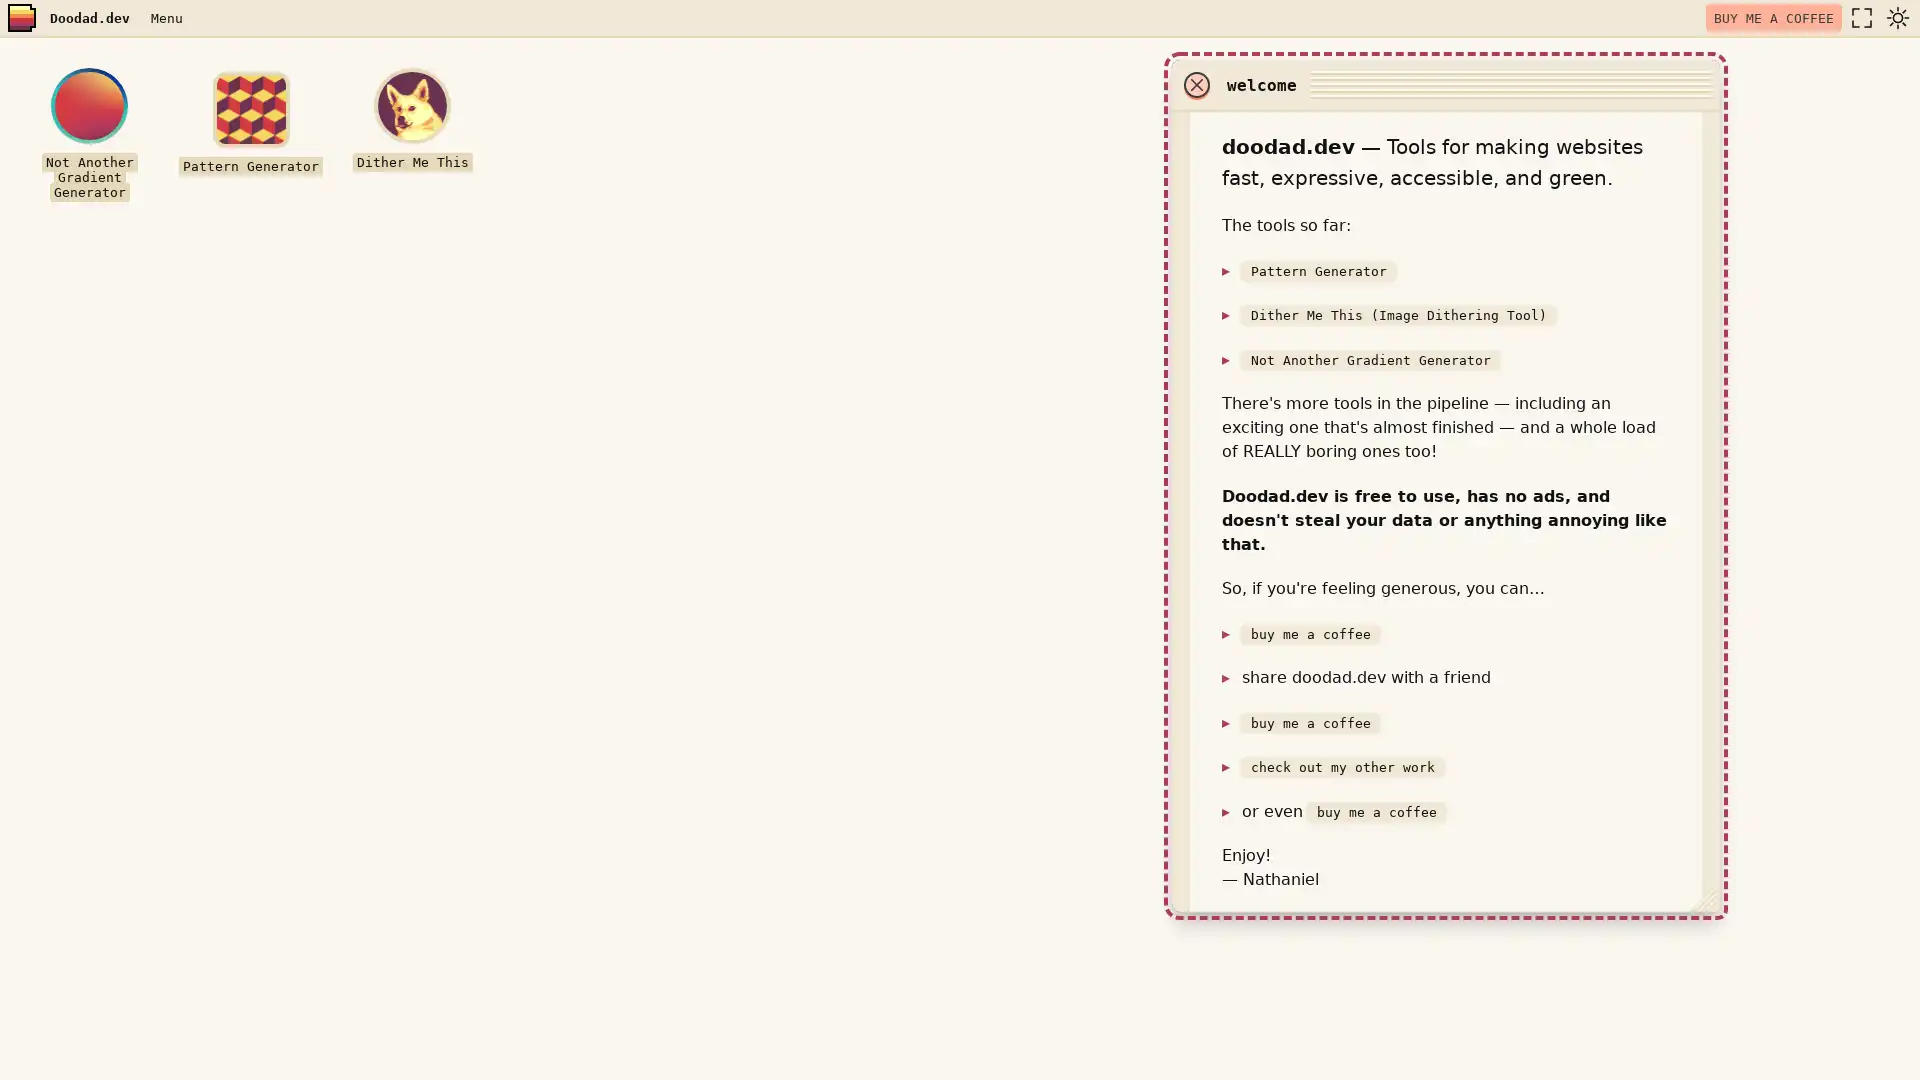  What do you see at coordinates (89, 18) in the screenshot?
I see `Doodad.dev` at bounding box center [89, 18].